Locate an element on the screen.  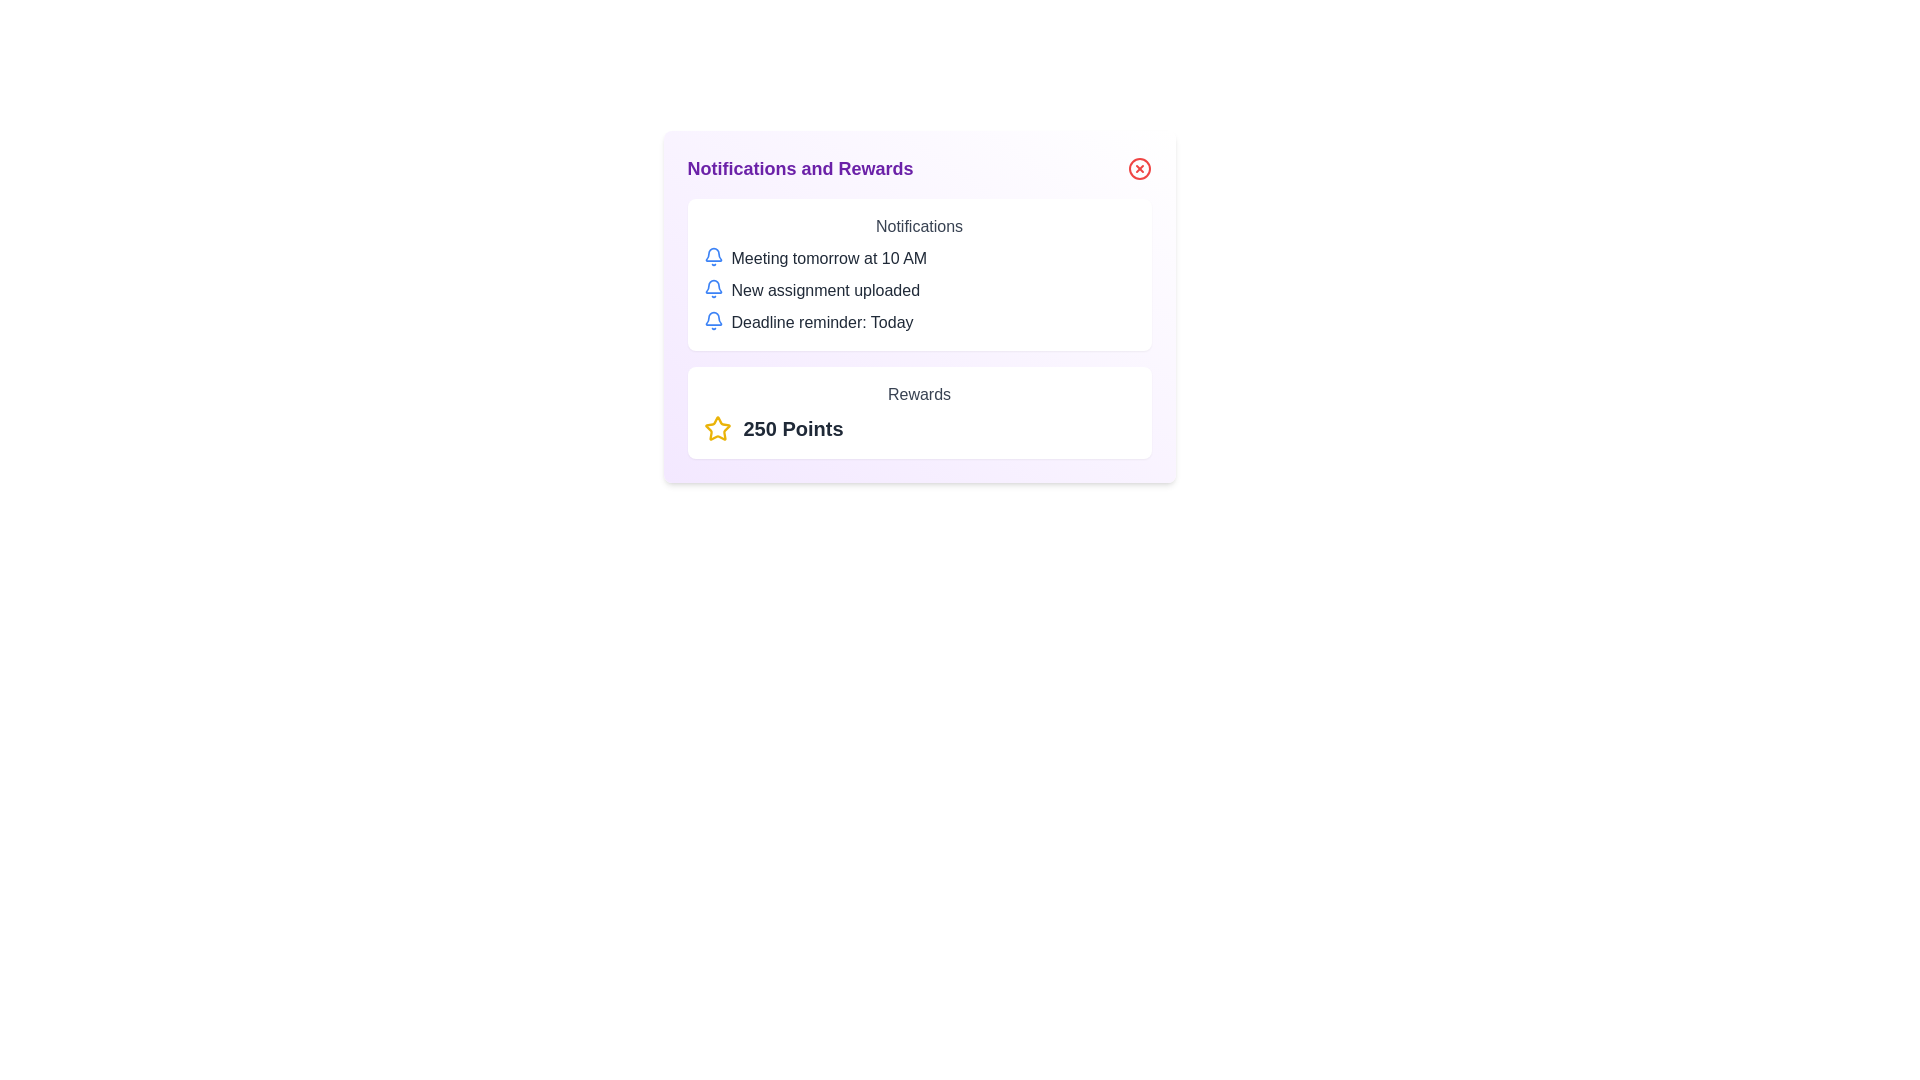
text of the notification label reminding the user of today's deadline, positioned in the center of the notification area as the third notification in the list is located at coordinates (822, 322).